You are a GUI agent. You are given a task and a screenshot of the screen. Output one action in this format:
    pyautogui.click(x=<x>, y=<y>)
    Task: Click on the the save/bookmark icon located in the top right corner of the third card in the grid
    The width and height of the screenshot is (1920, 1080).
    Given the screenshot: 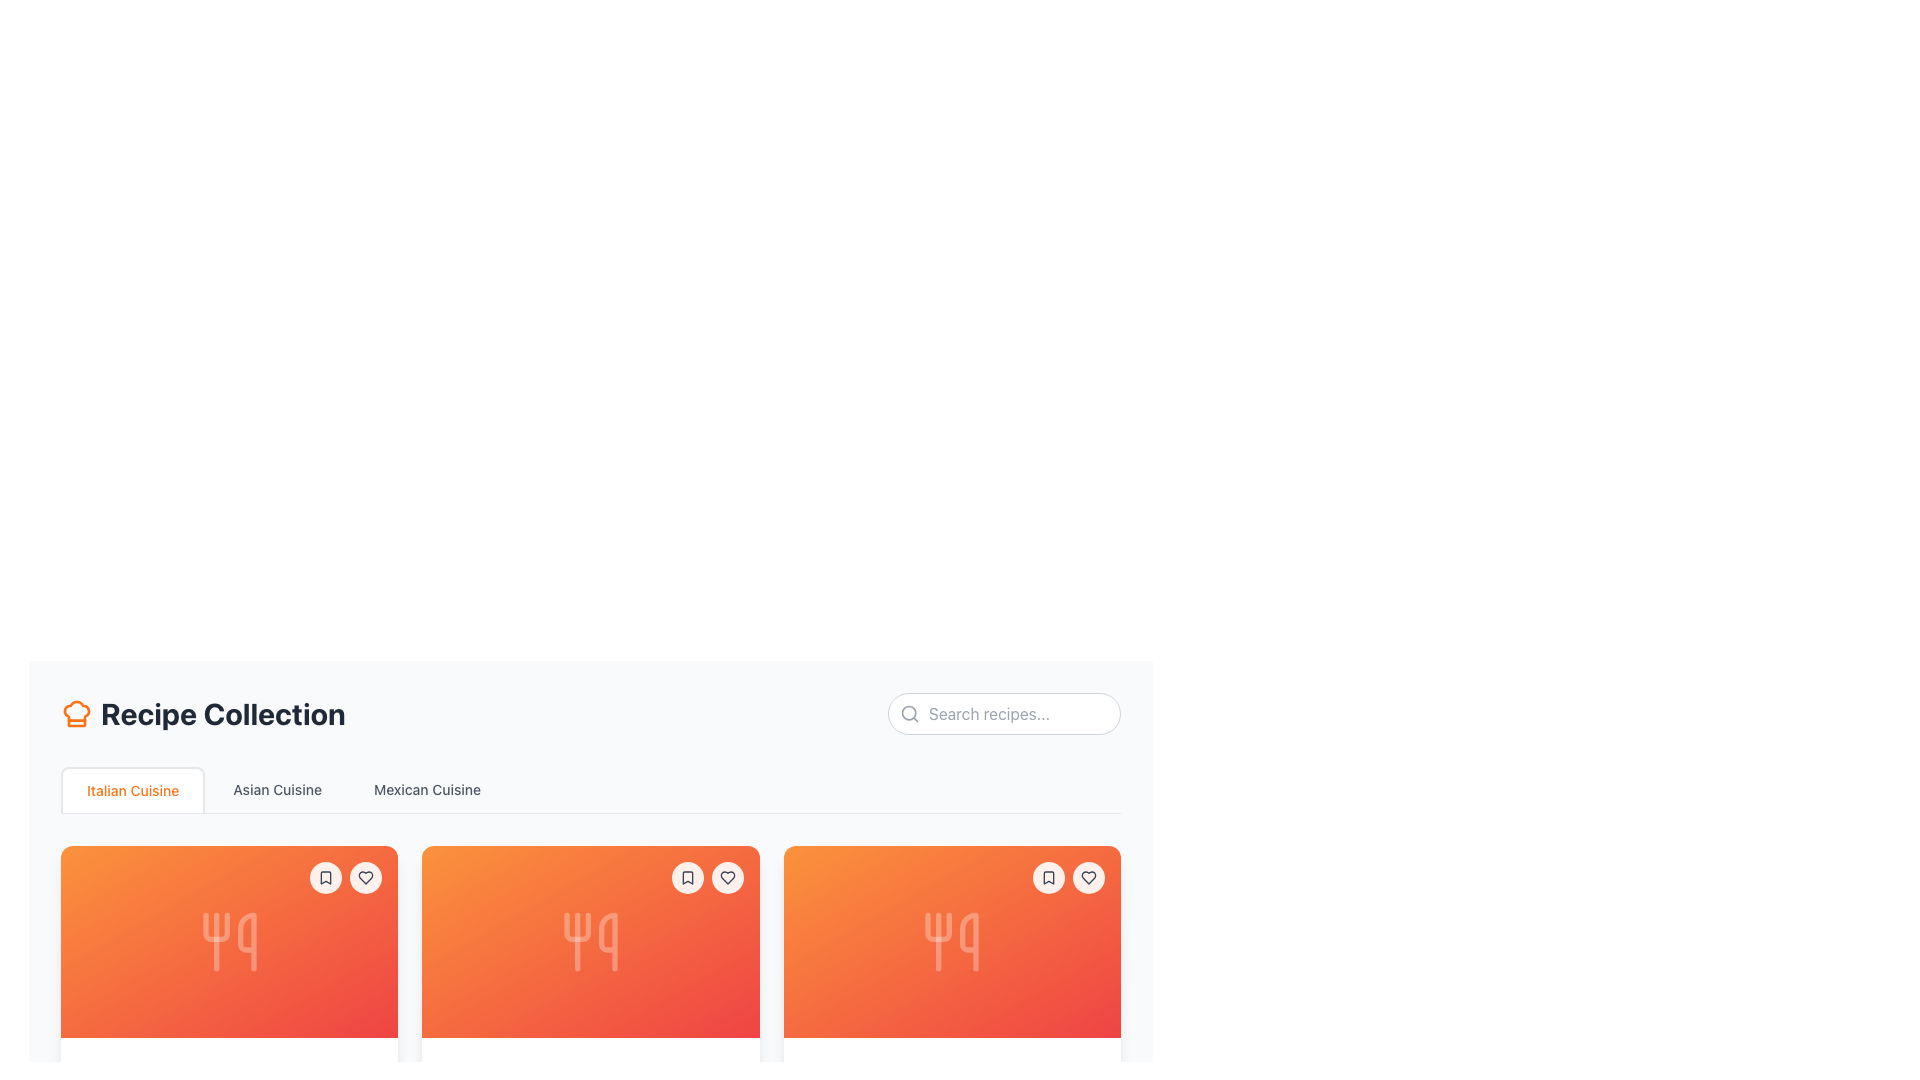 What is the action you would take?
    pyautogui.click(x=1048, y=877)
    